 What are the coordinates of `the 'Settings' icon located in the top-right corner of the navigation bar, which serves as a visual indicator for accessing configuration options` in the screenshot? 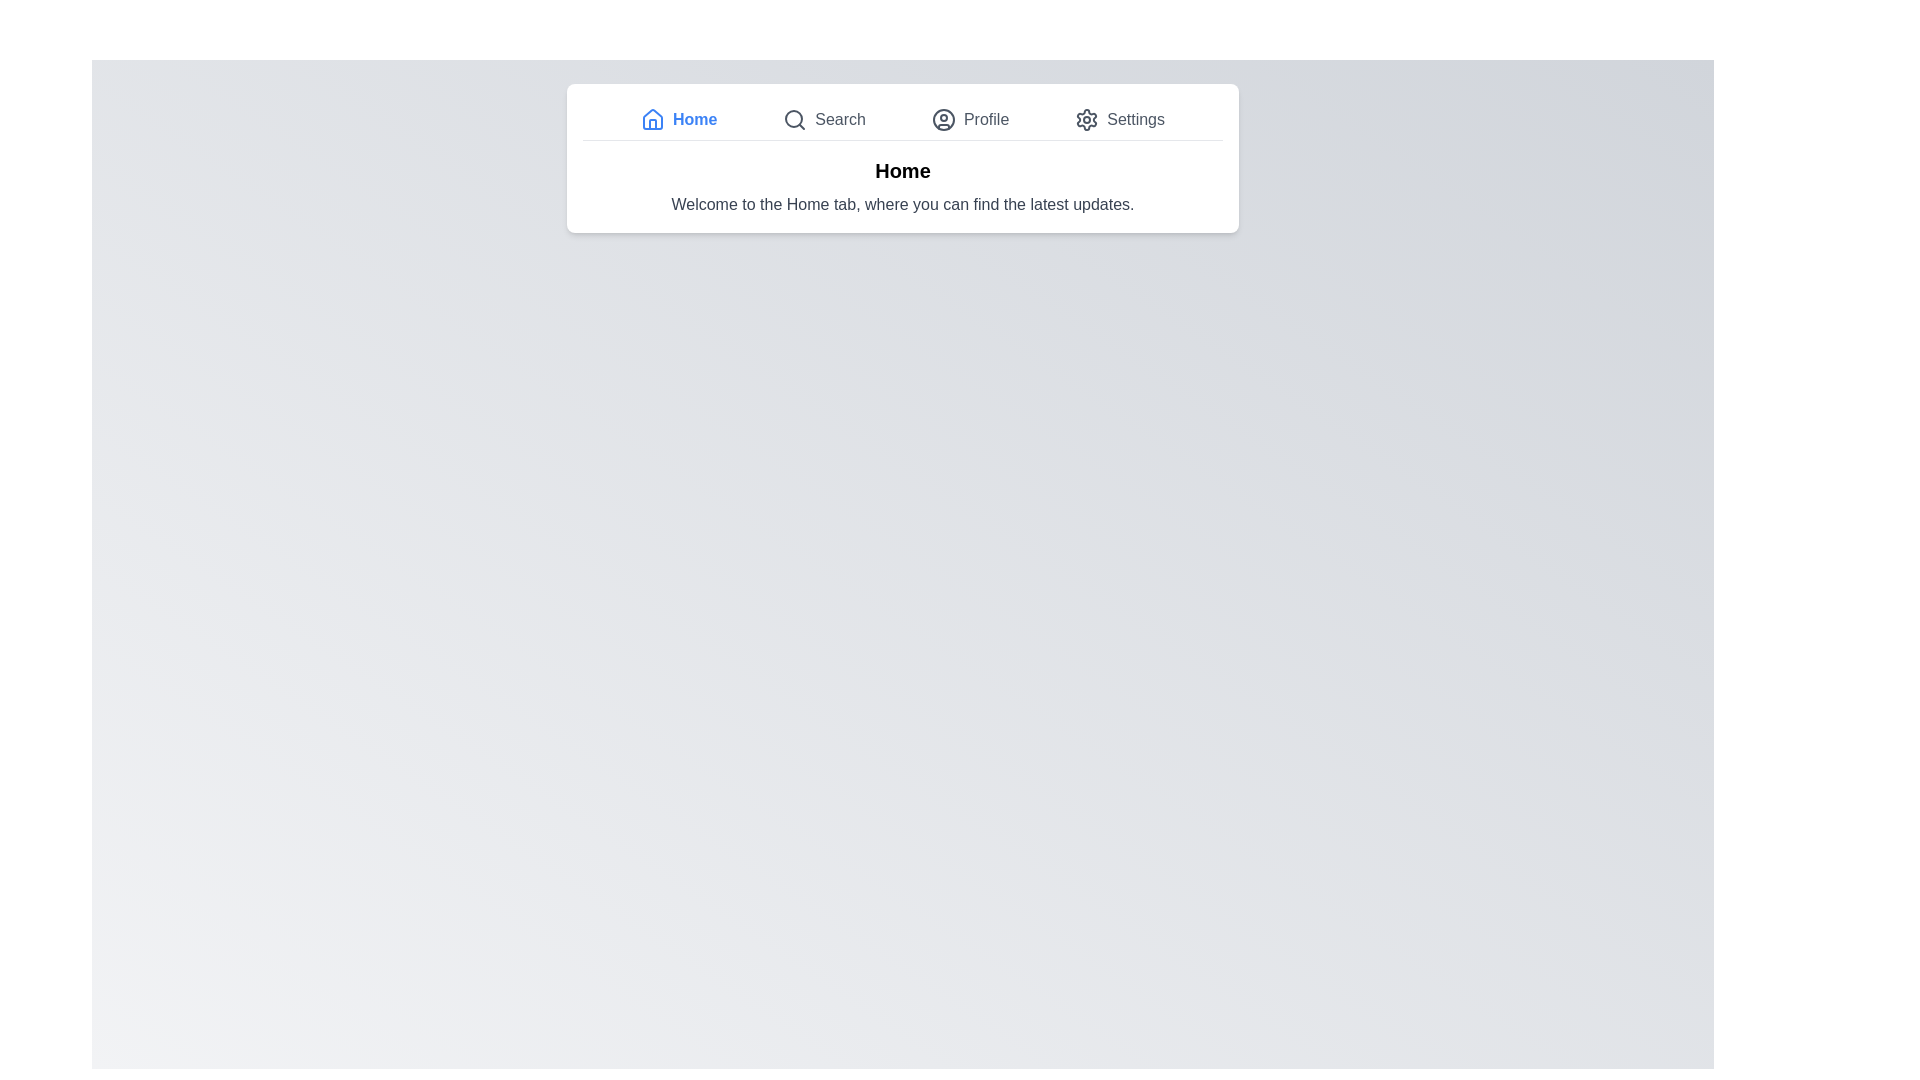 It's located at (1086, 119).